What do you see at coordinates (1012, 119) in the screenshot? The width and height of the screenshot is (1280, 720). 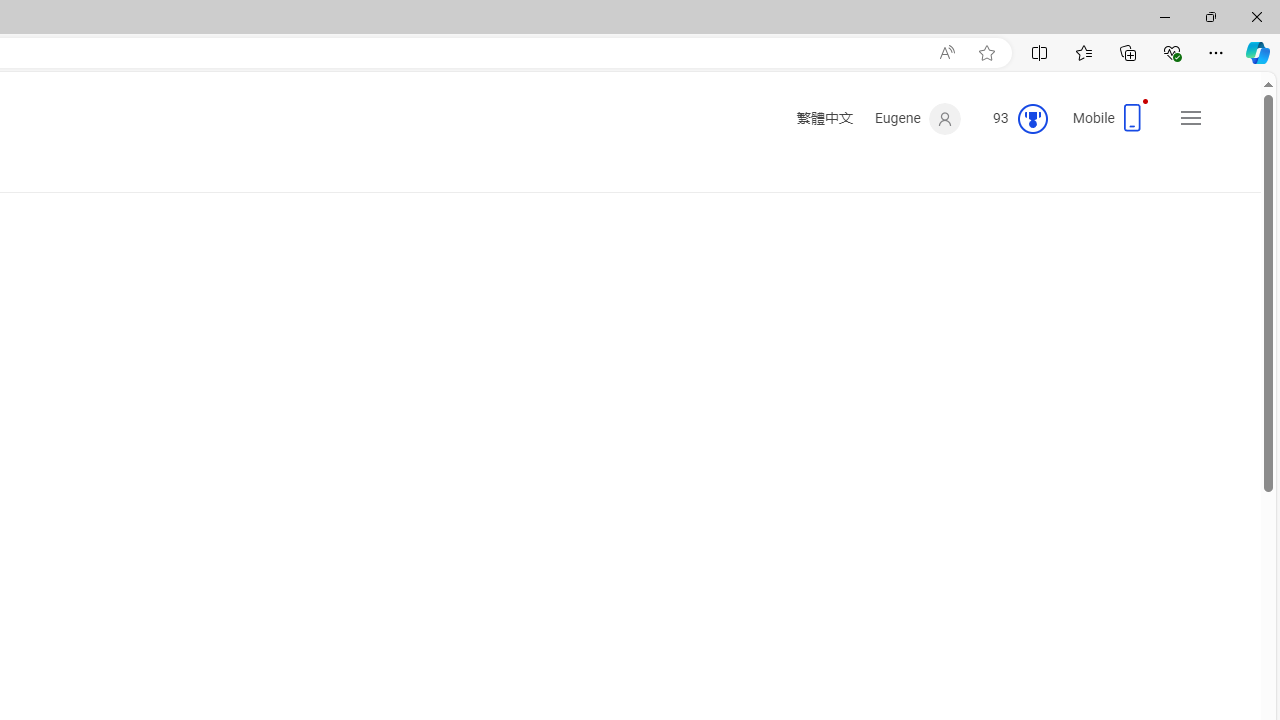 I see `'Microsoft Rewards 93'` at bounding box center [1012, 119].